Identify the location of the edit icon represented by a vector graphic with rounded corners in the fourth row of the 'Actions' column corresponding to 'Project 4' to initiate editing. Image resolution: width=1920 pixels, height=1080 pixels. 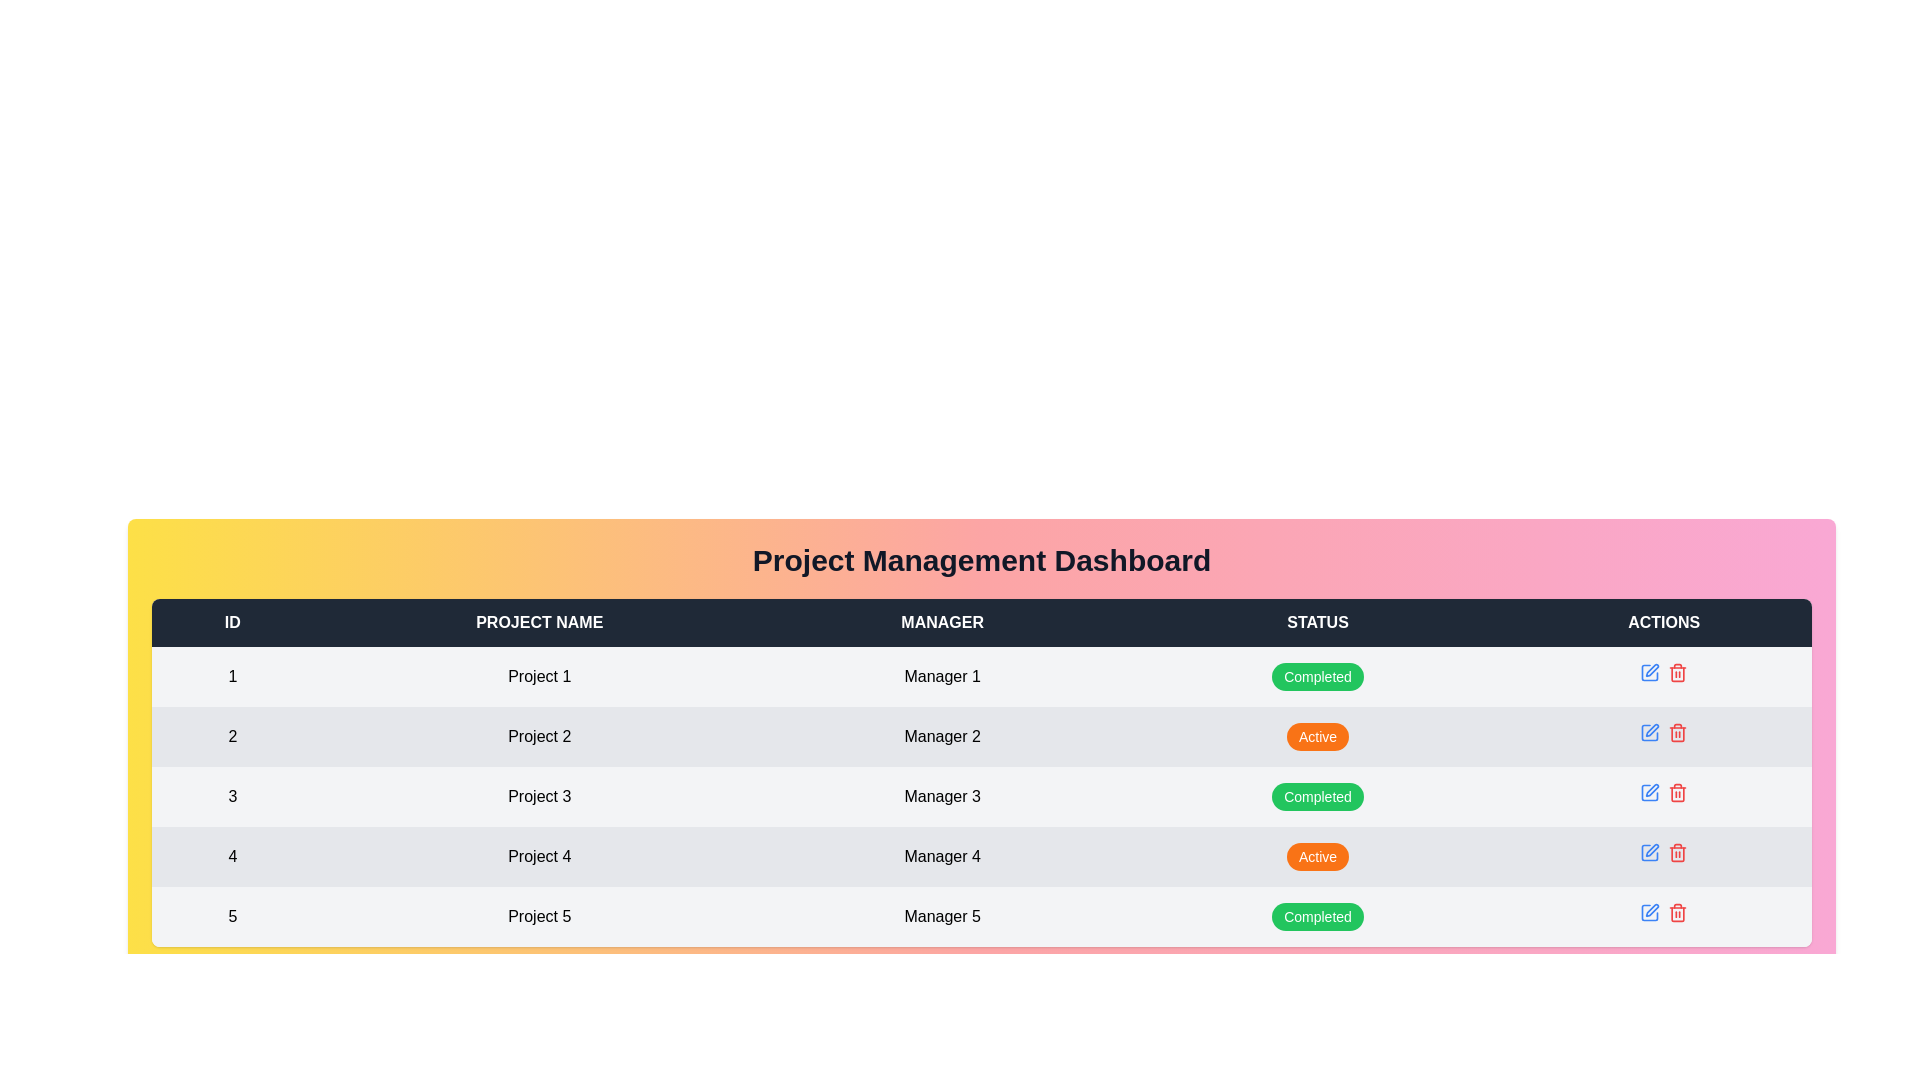
(1650, 852).